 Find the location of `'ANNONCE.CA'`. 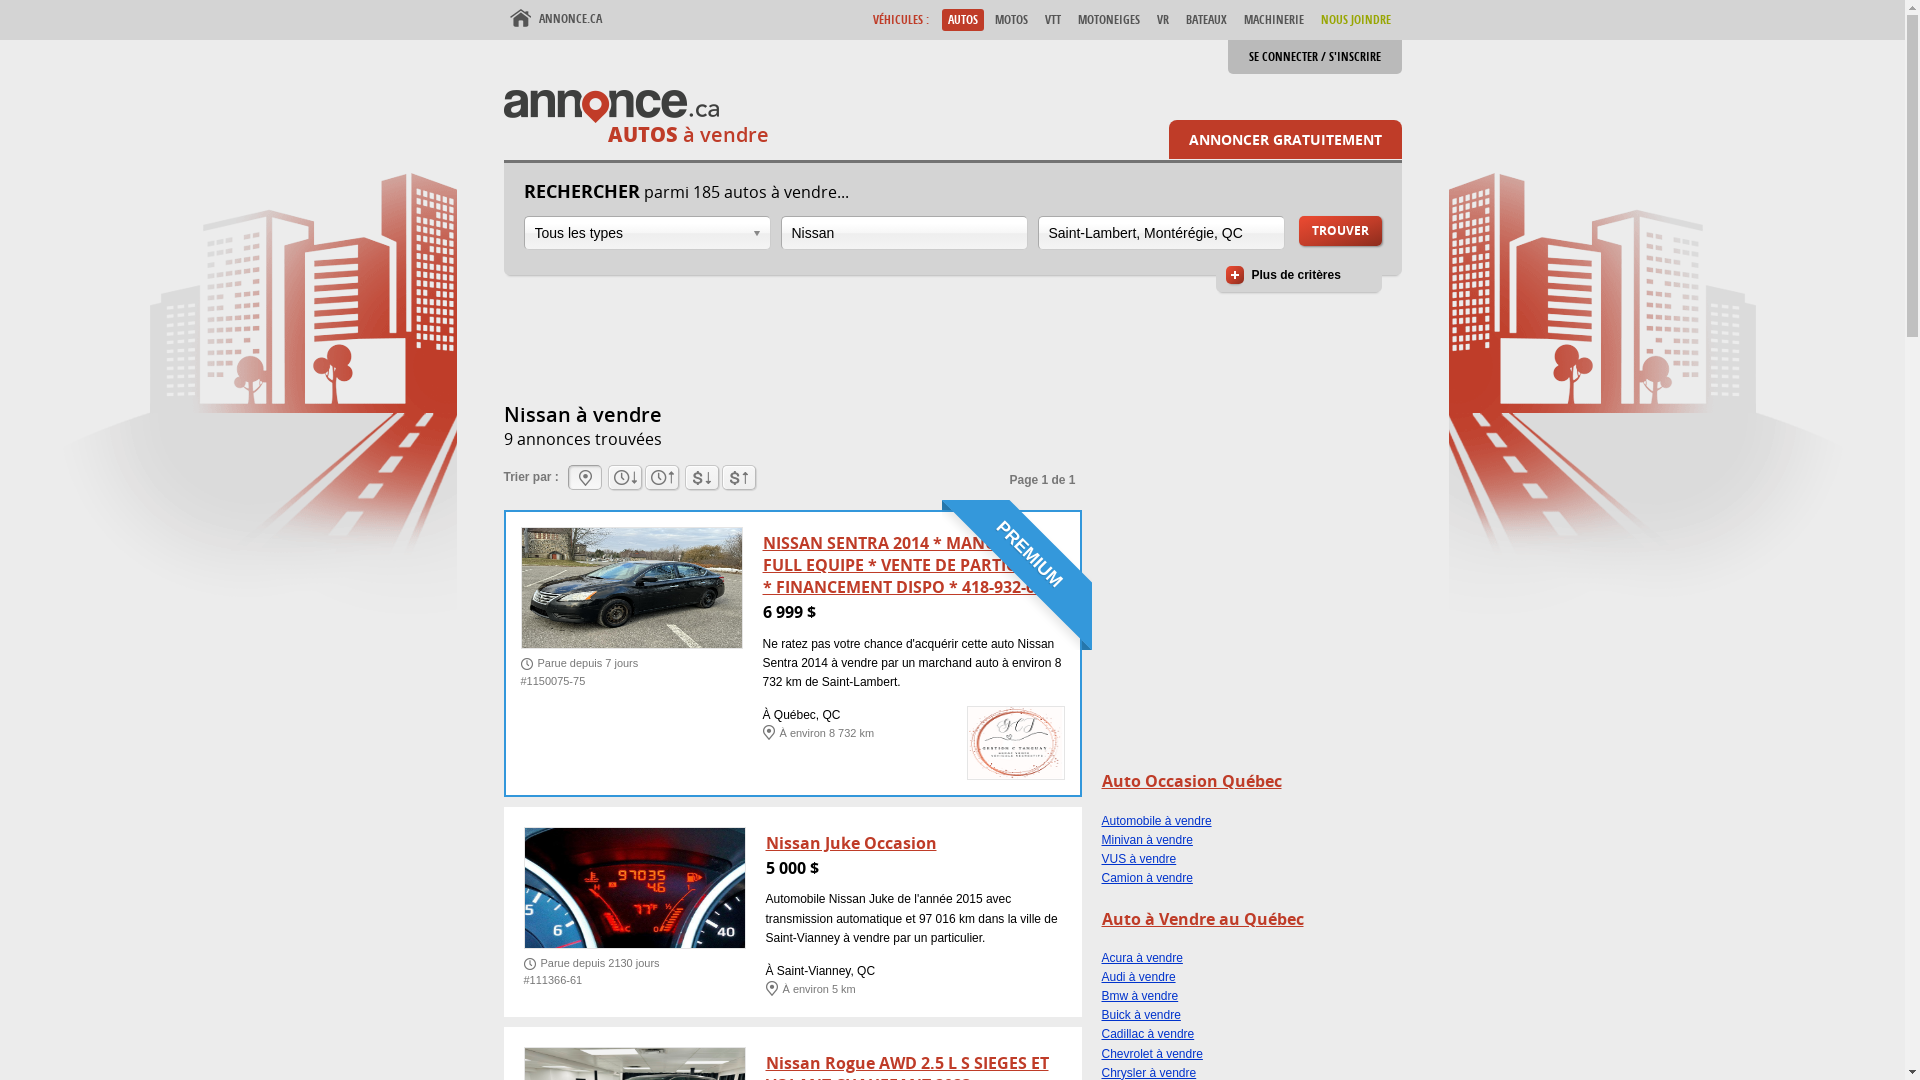

'ANNONCE.CA' is located at coordinates (556, 19).